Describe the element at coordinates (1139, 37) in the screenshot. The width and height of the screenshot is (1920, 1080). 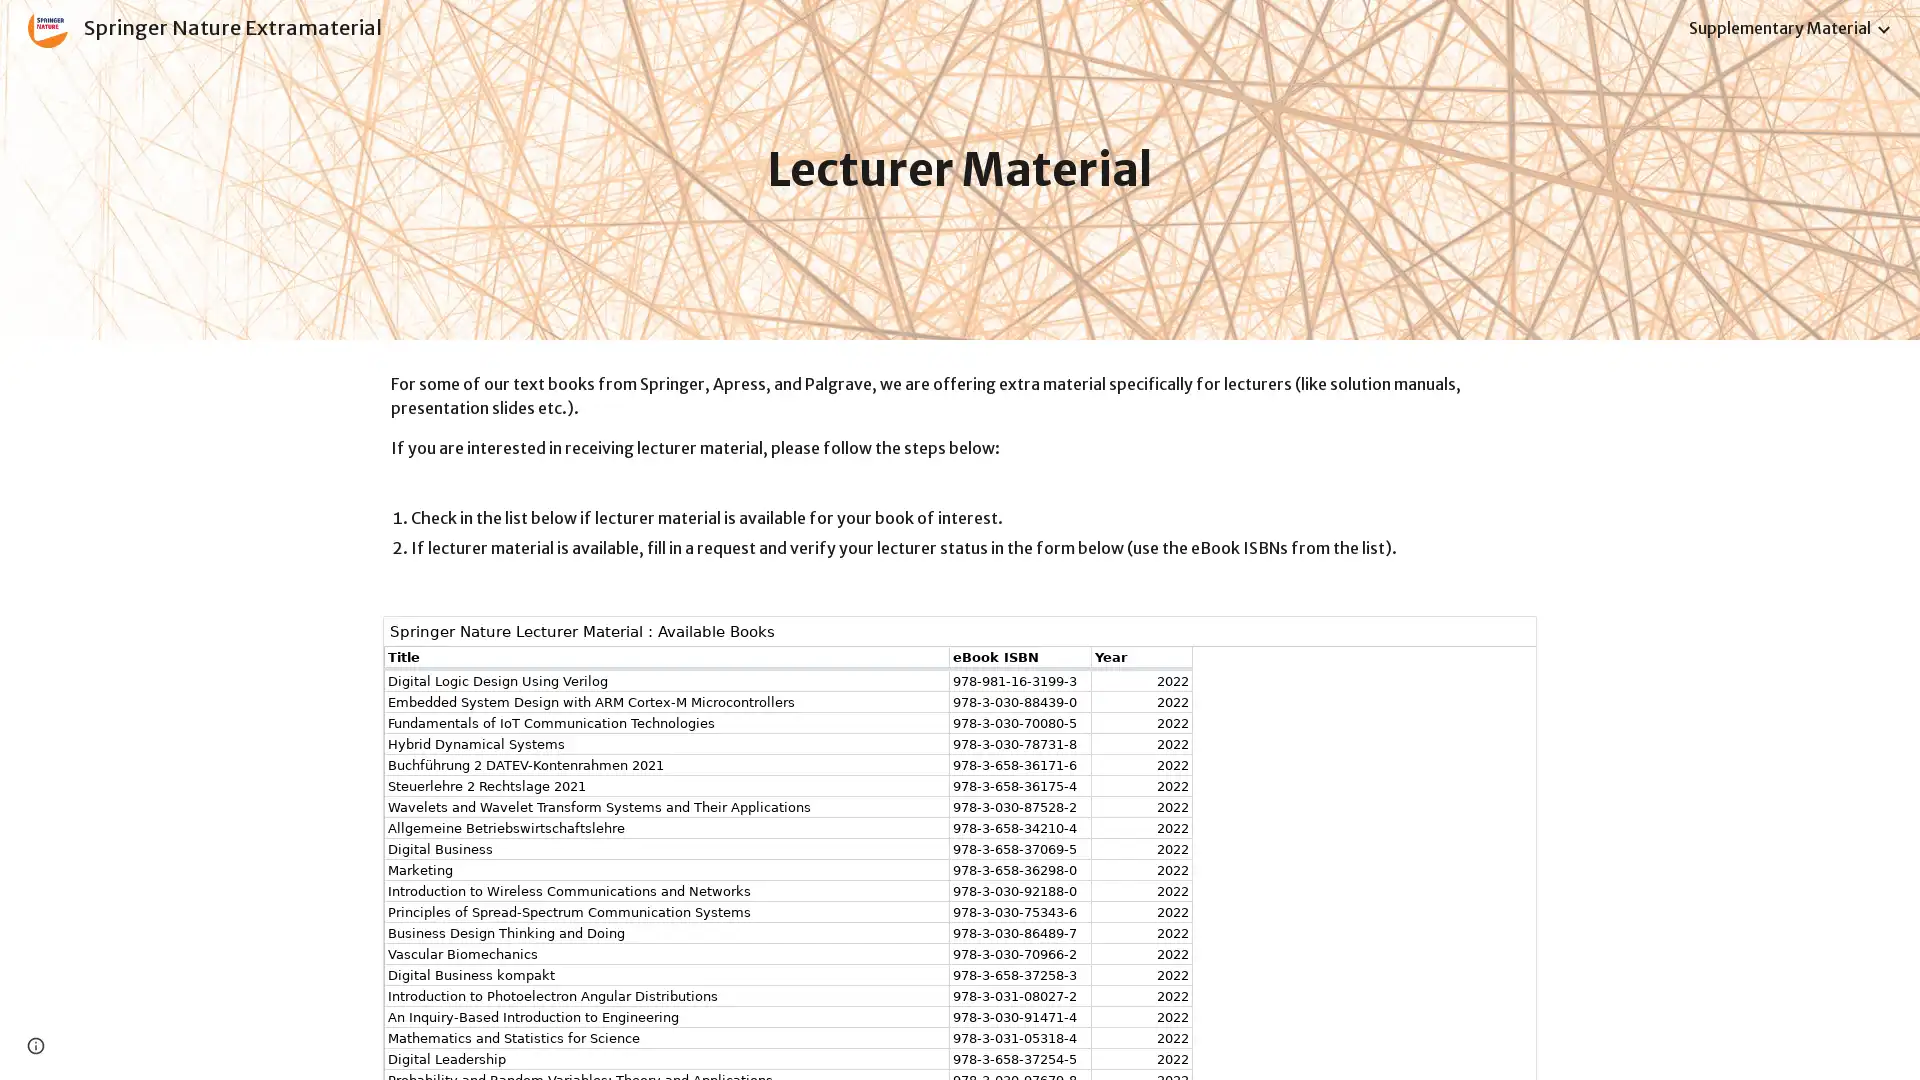
I see `Skip to navigation` at that location.